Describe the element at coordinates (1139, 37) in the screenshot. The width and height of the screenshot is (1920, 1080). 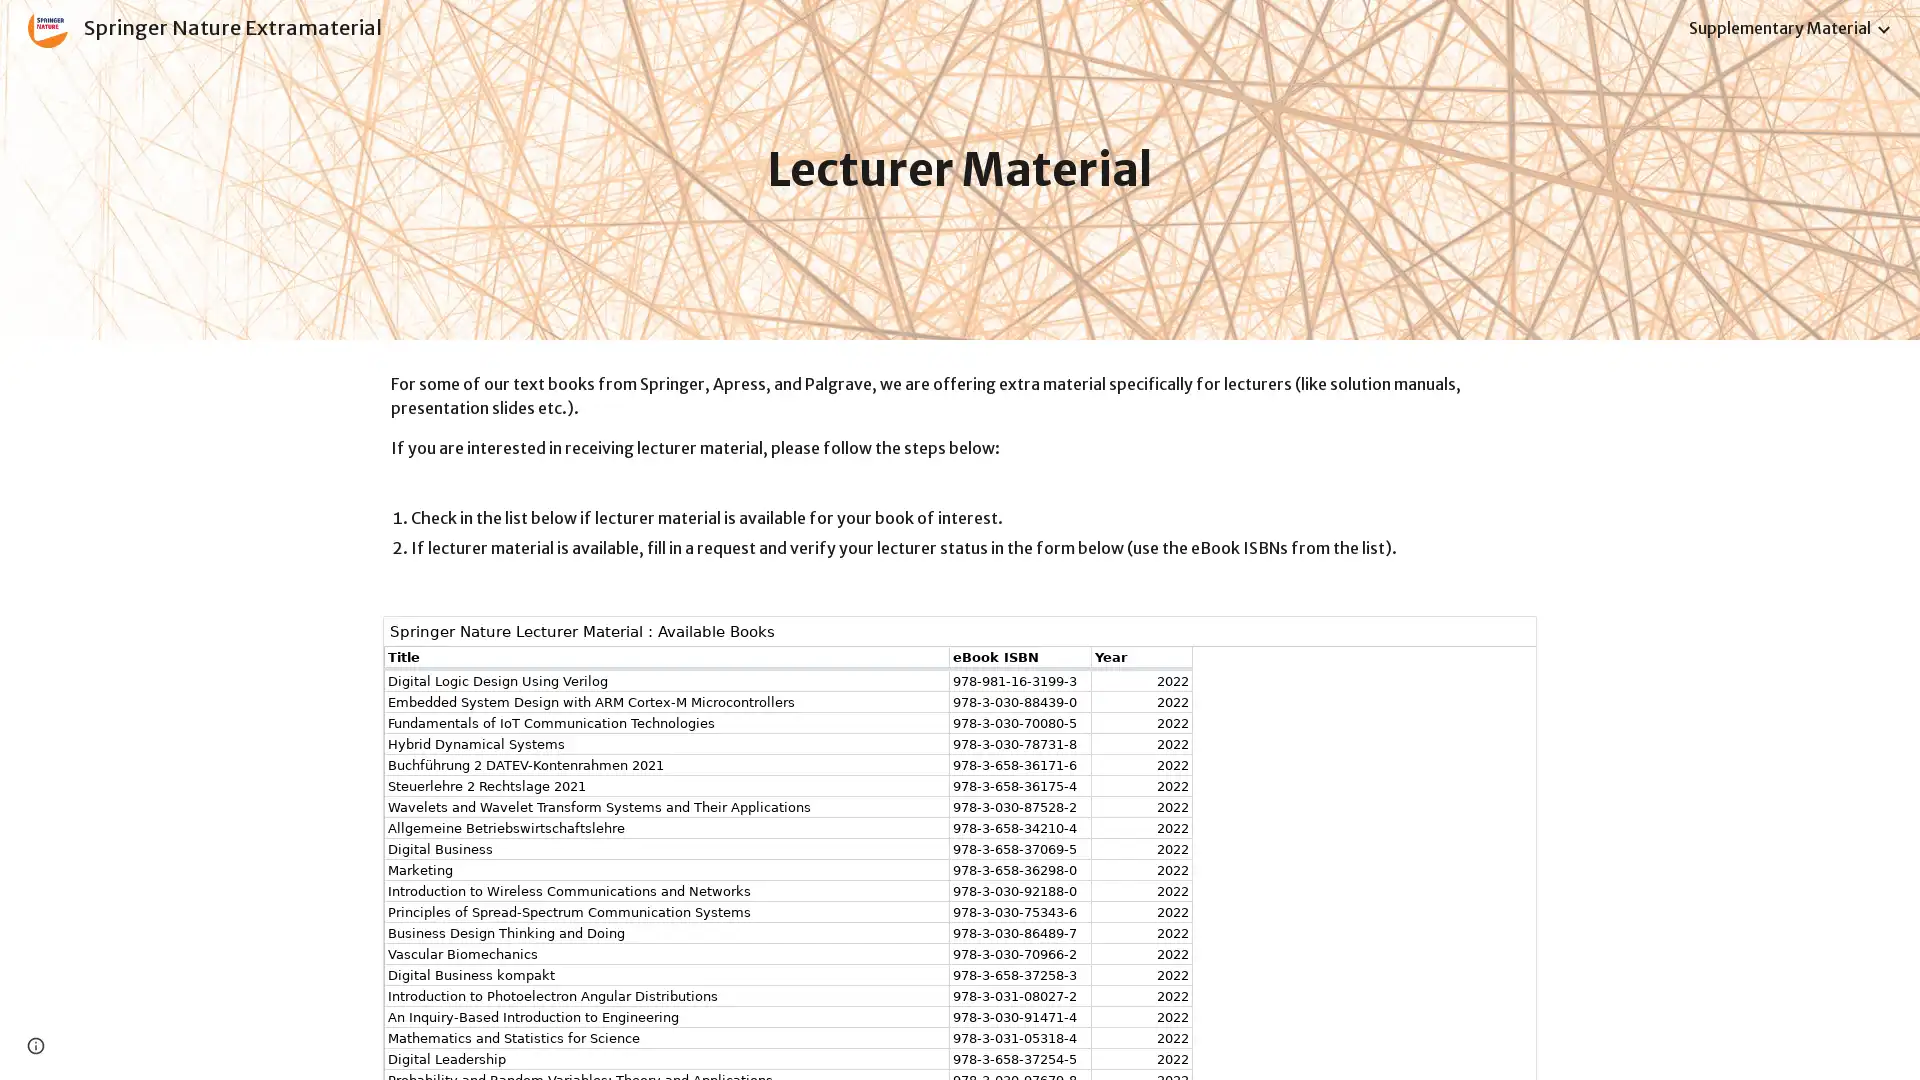
I see `Skip to navigation` at that location.